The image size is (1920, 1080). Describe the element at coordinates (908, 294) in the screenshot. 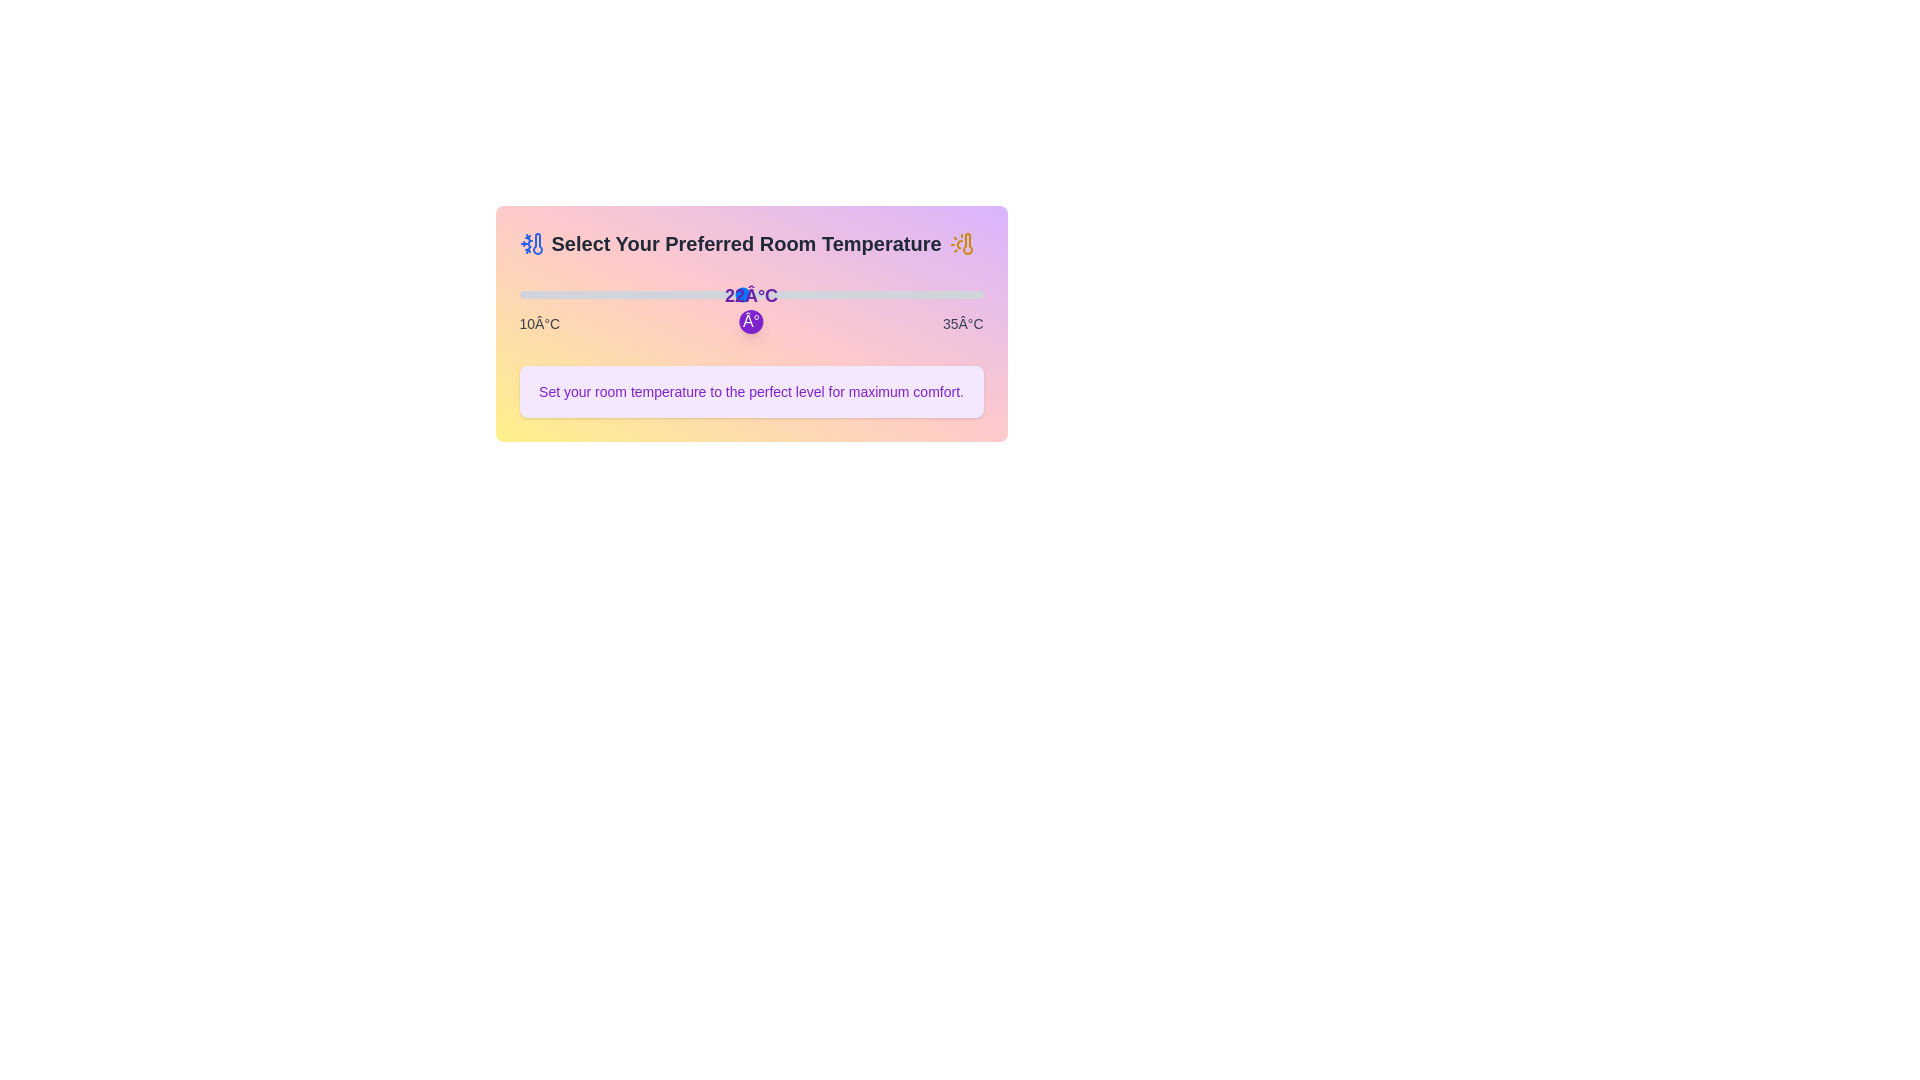

I see `the temperature to 31°C by dragging the slider` at that location.